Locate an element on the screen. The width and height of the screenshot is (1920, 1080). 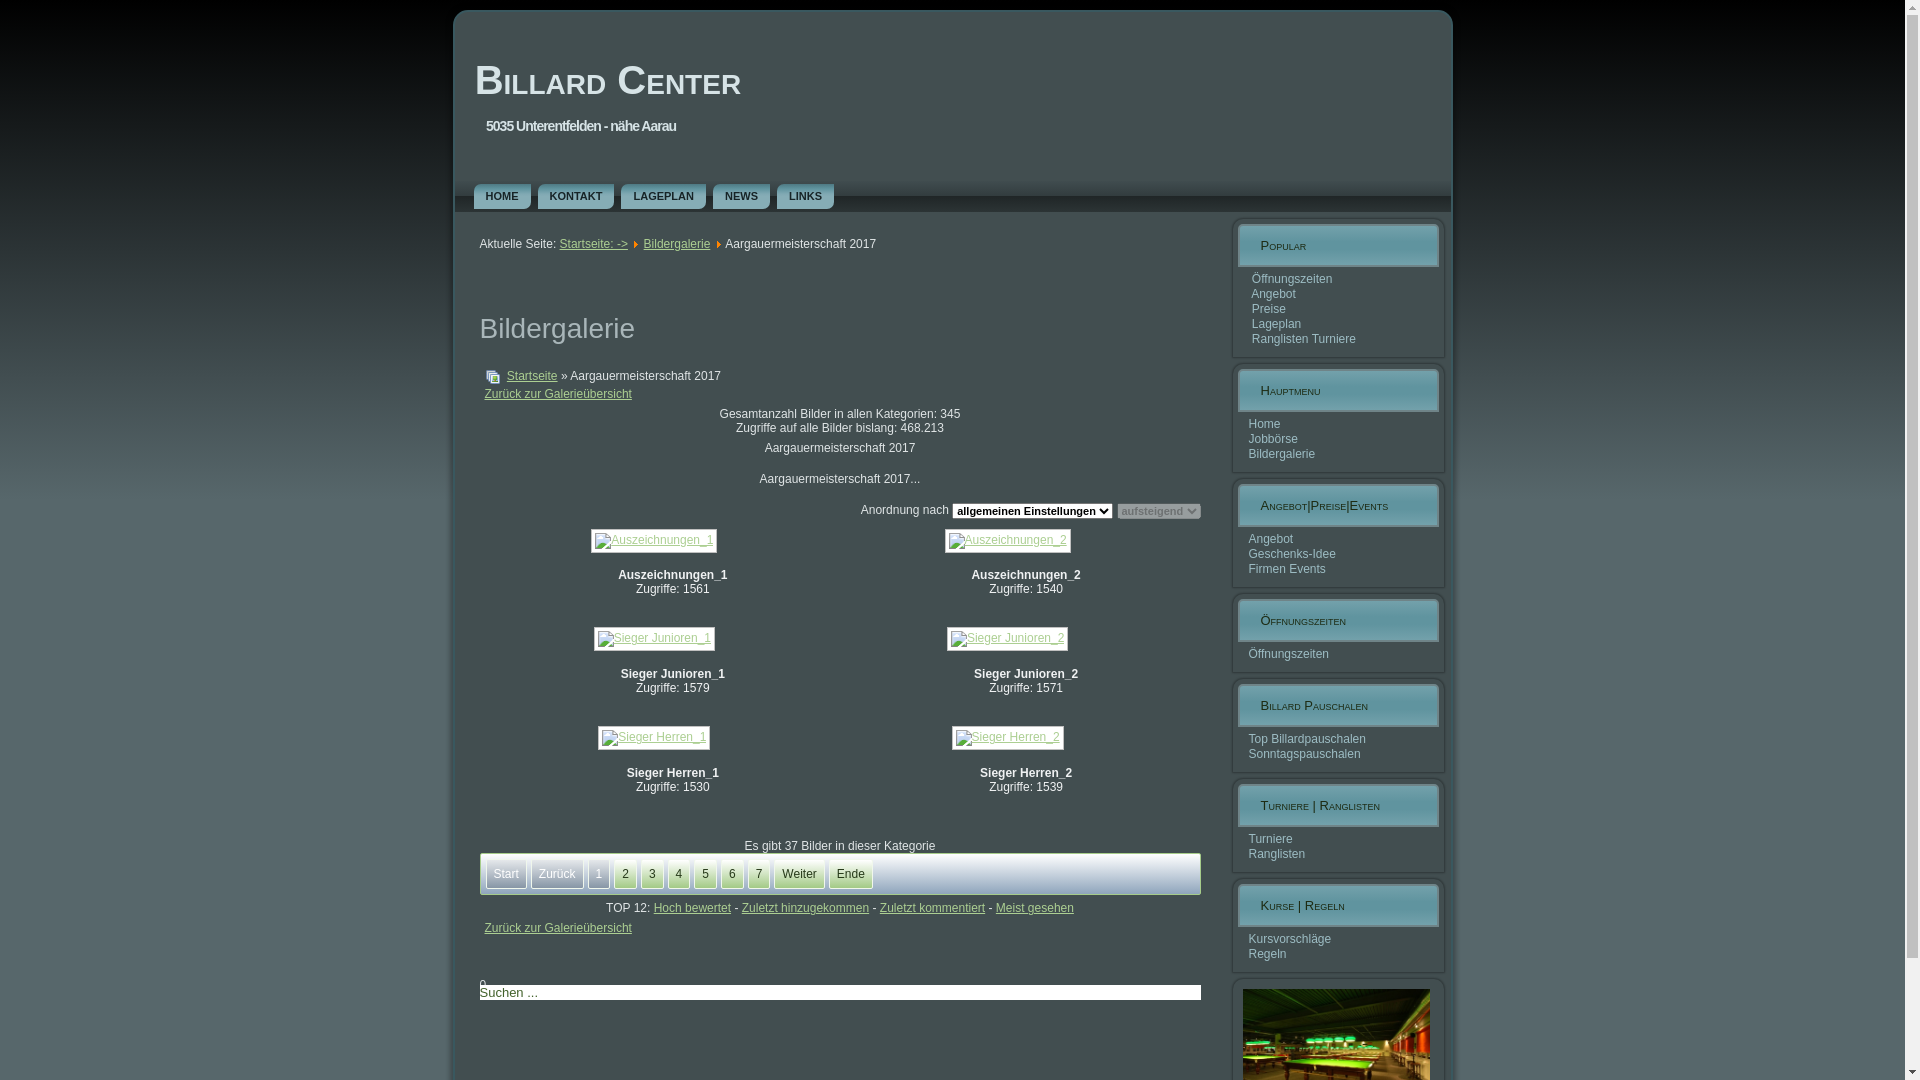
'Weiter' is located at coordinates (797, 873).